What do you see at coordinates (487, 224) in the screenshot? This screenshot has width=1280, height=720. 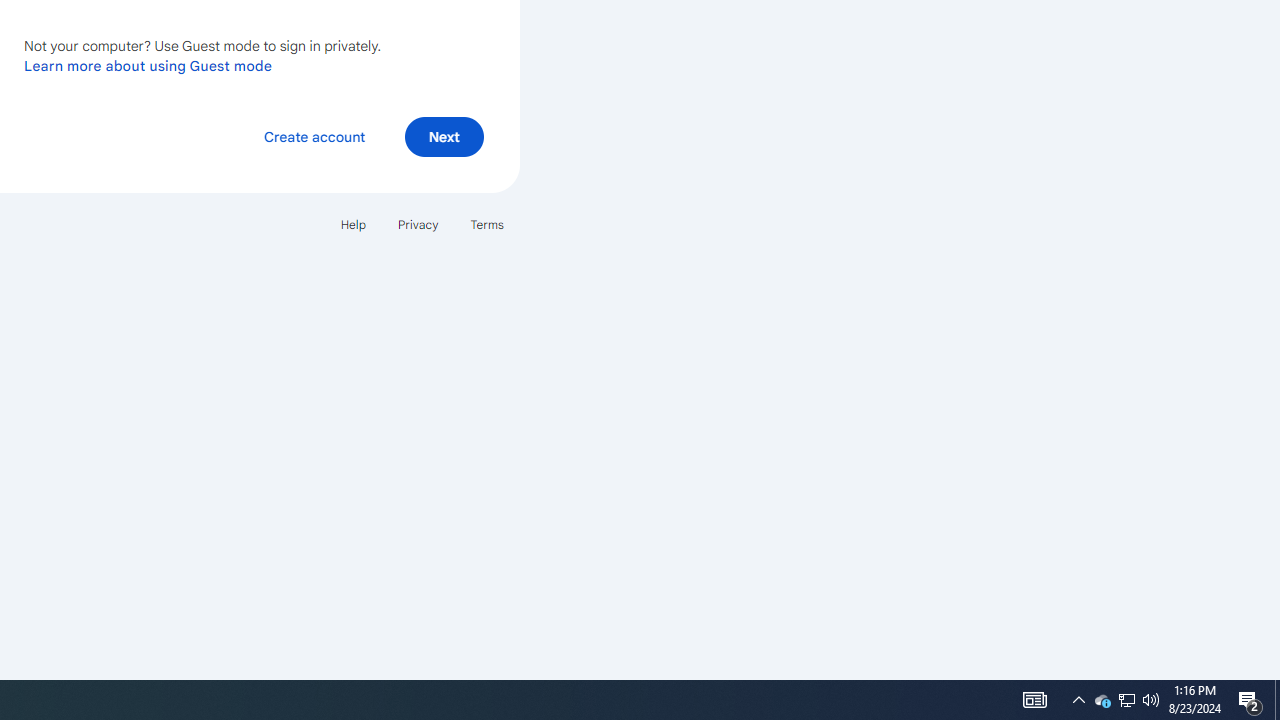 I see `'Terms'` at bounding box center [487, 224].